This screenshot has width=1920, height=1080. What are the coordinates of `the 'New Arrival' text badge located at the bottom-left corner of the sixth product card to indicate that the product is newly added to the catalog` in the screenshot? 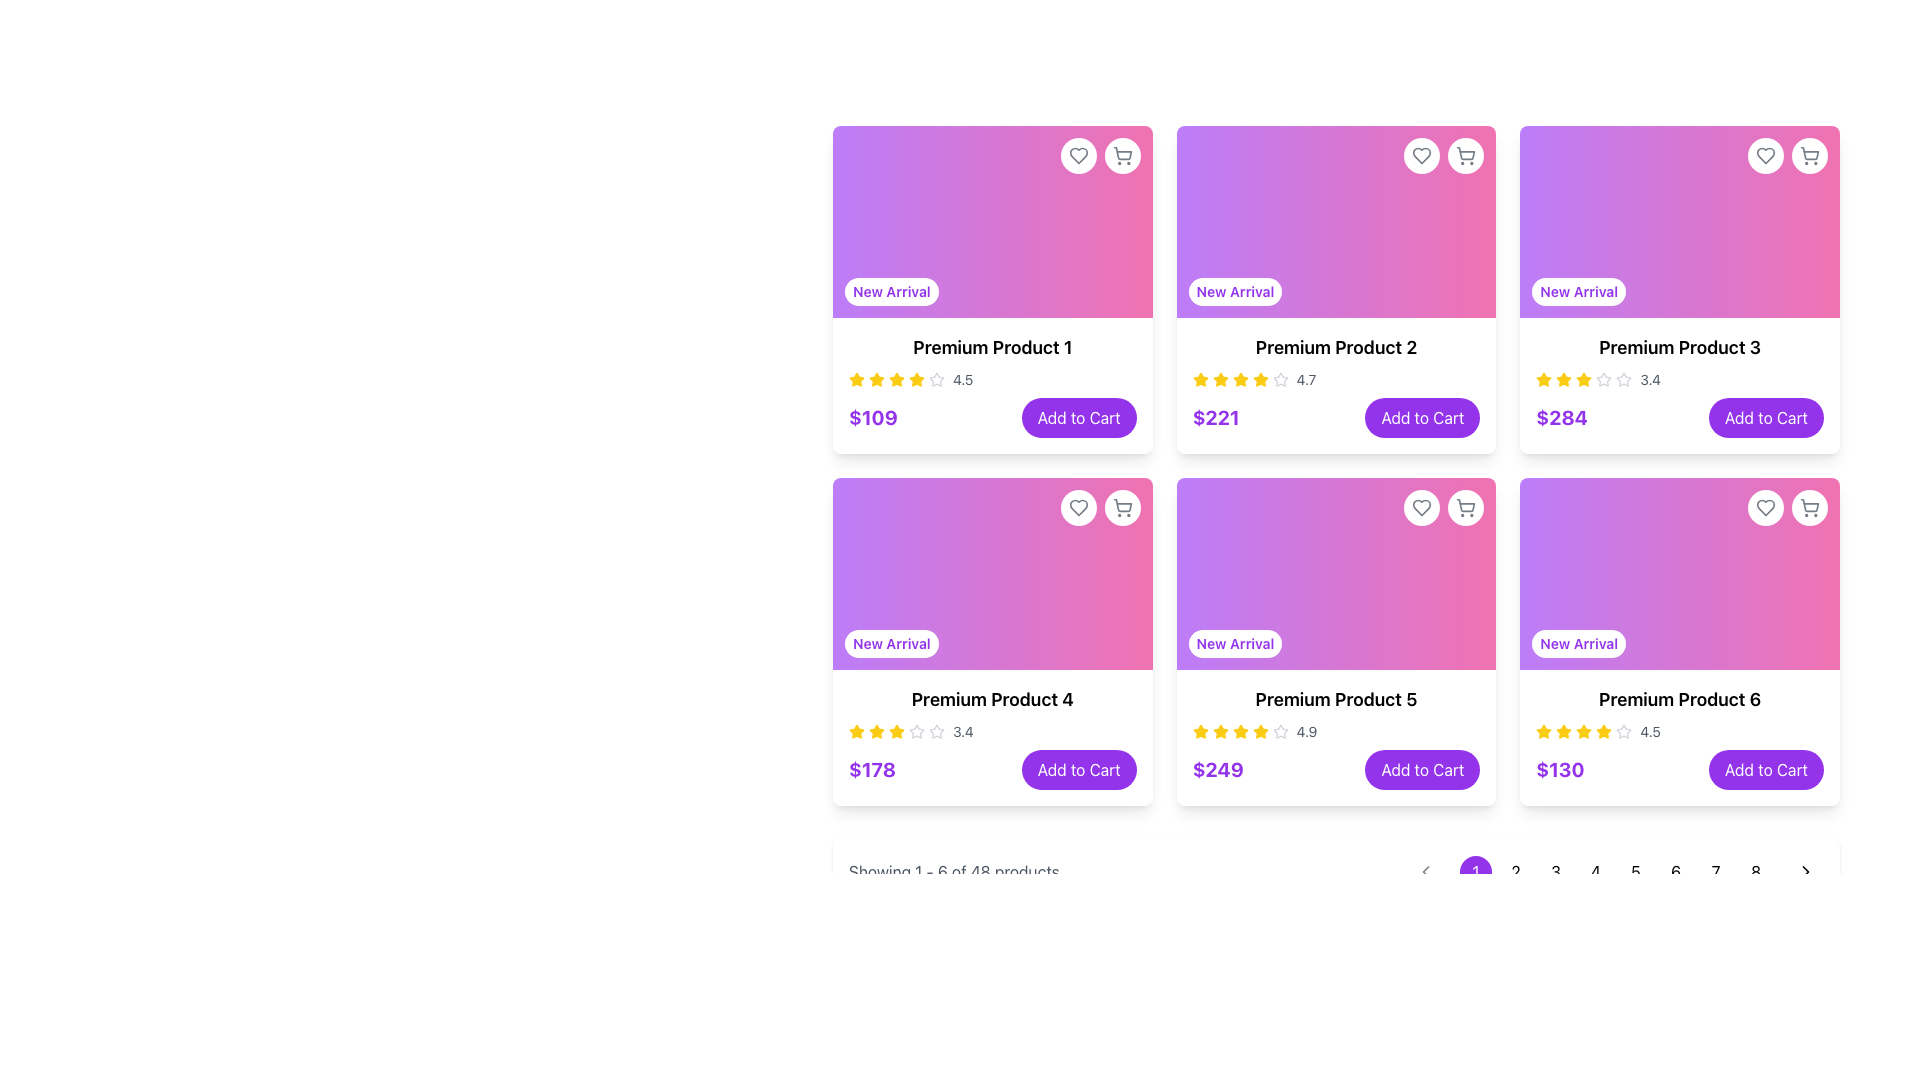 It's located at (1578, 644).